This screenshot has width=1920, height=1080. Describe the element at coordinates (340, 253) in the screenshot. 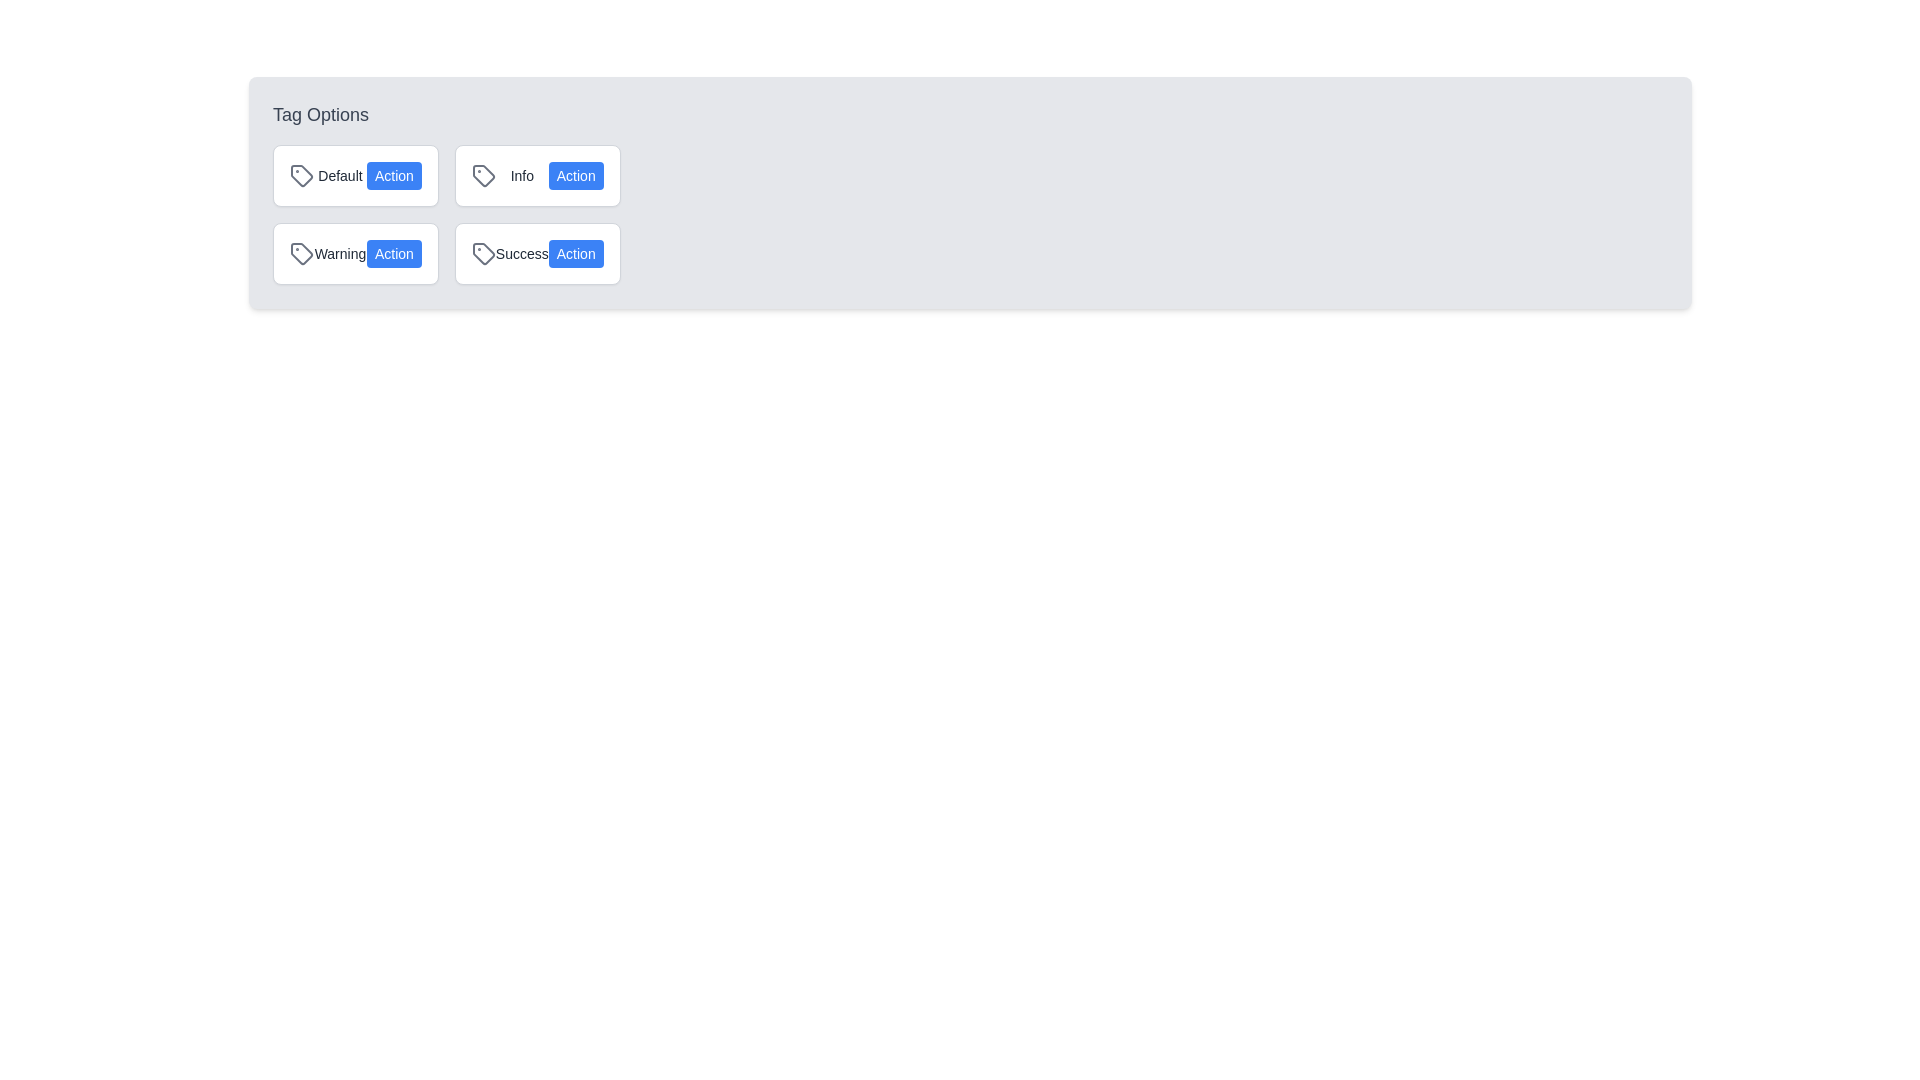

I see `text from the 'Warning' label, which is a medium-sized, dark gray text located in the lower-left quadrant, positioned between an icon and a button labeled 'Action'` at that location.